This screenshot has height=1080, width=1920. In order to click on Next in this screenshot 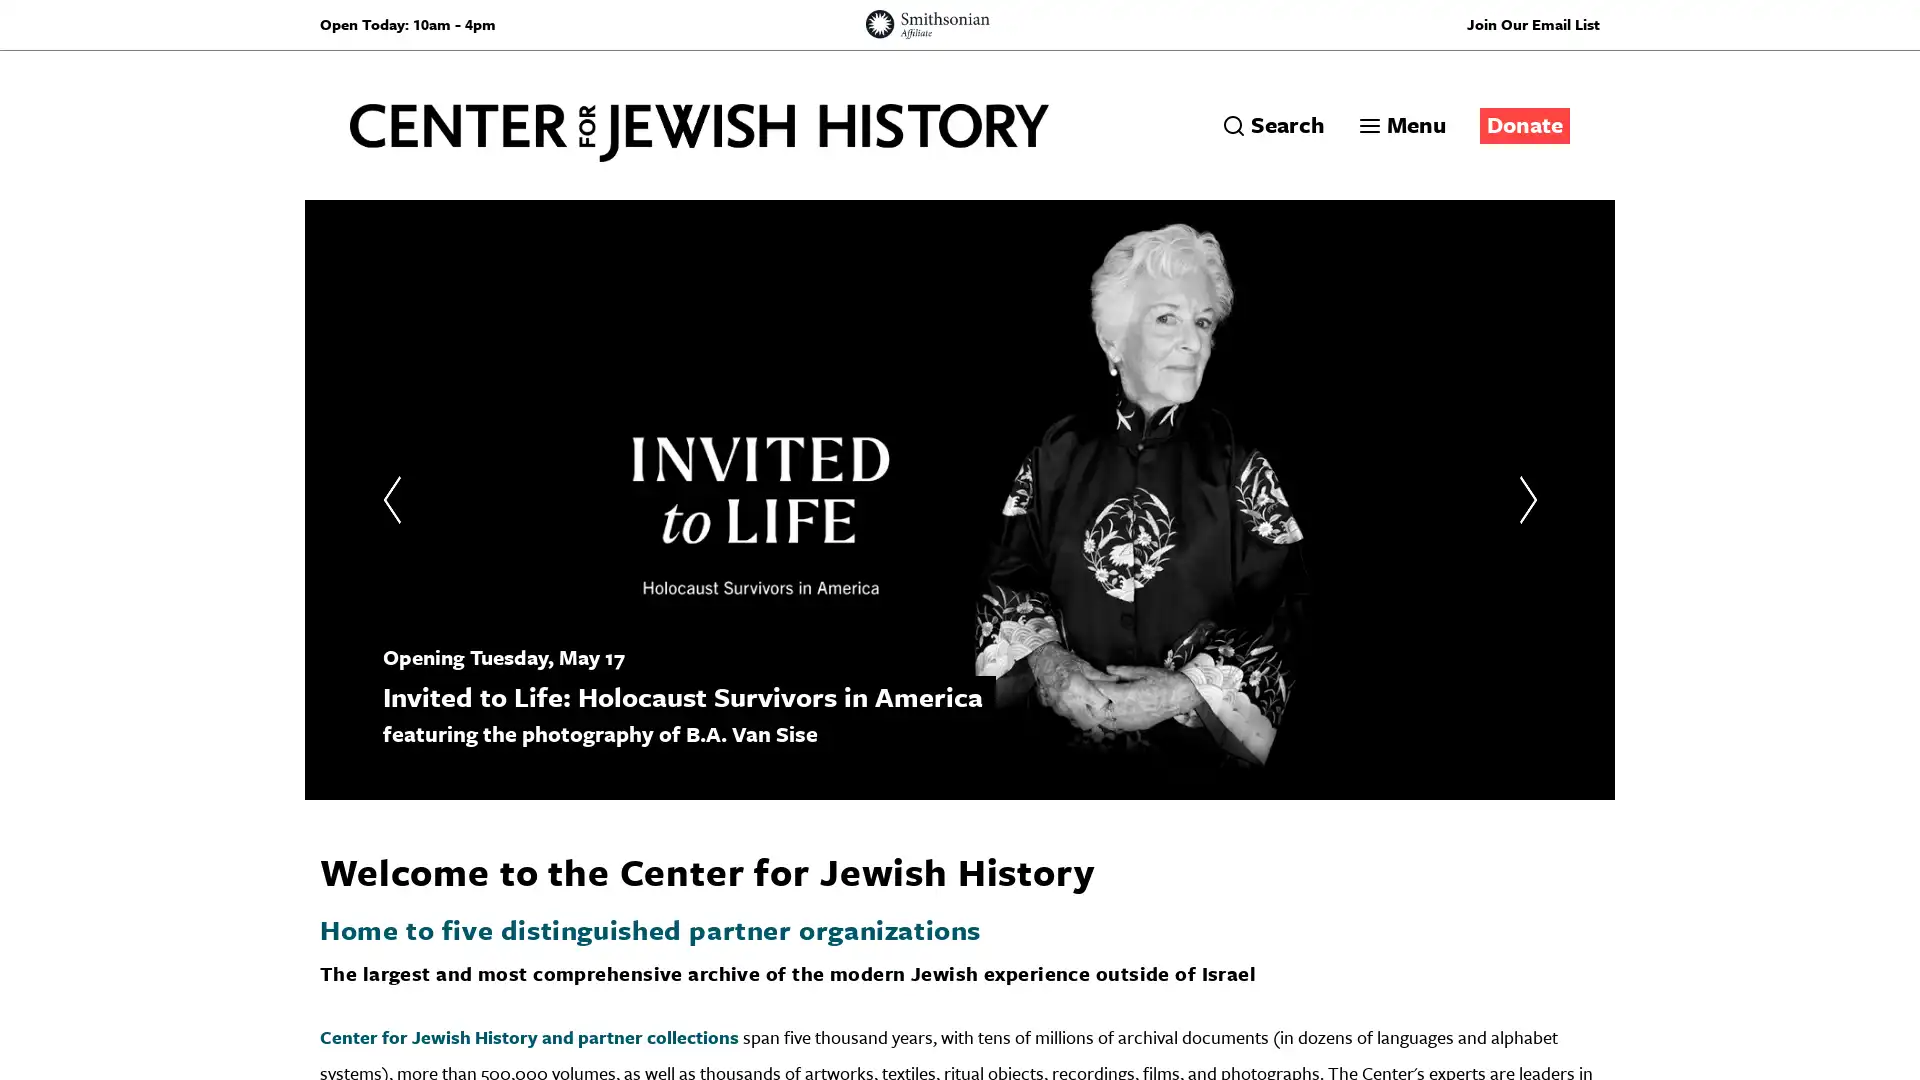, I will do `click(1526, 498)`.